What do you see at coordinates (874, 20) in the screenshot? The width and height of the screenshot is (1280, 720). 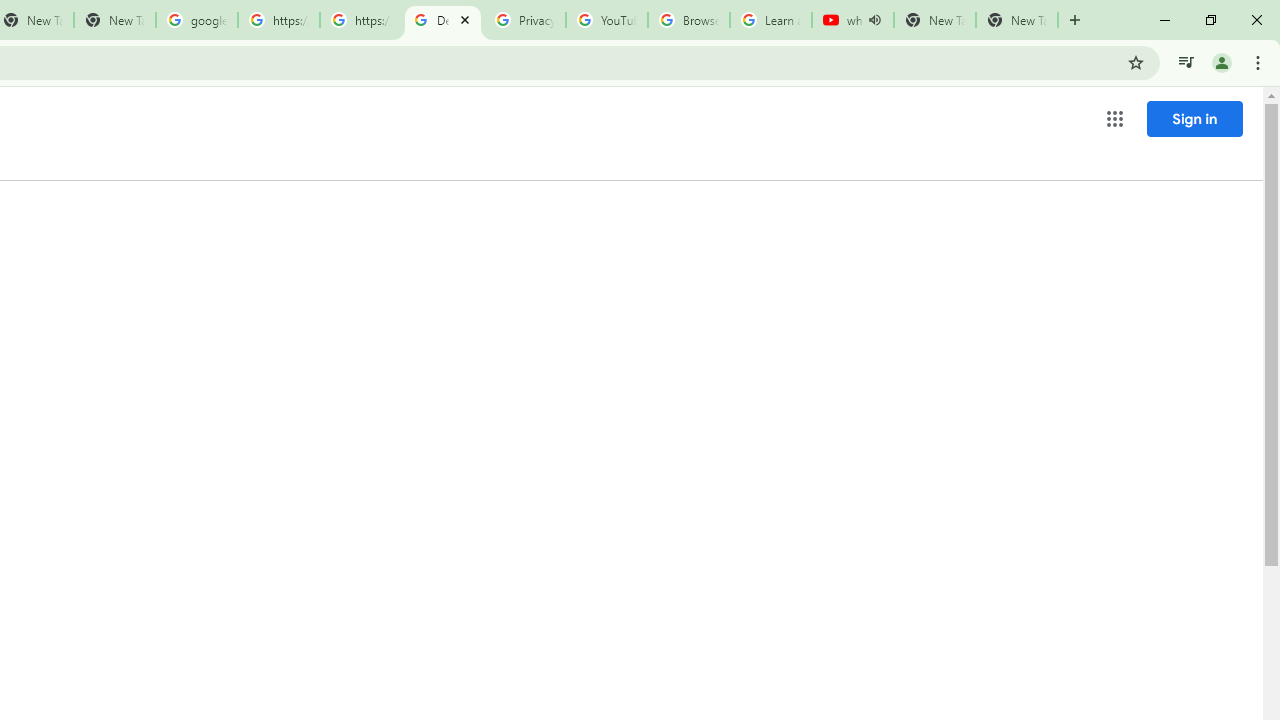 I see `'Mute tab'` at bounding box center [874, 20].